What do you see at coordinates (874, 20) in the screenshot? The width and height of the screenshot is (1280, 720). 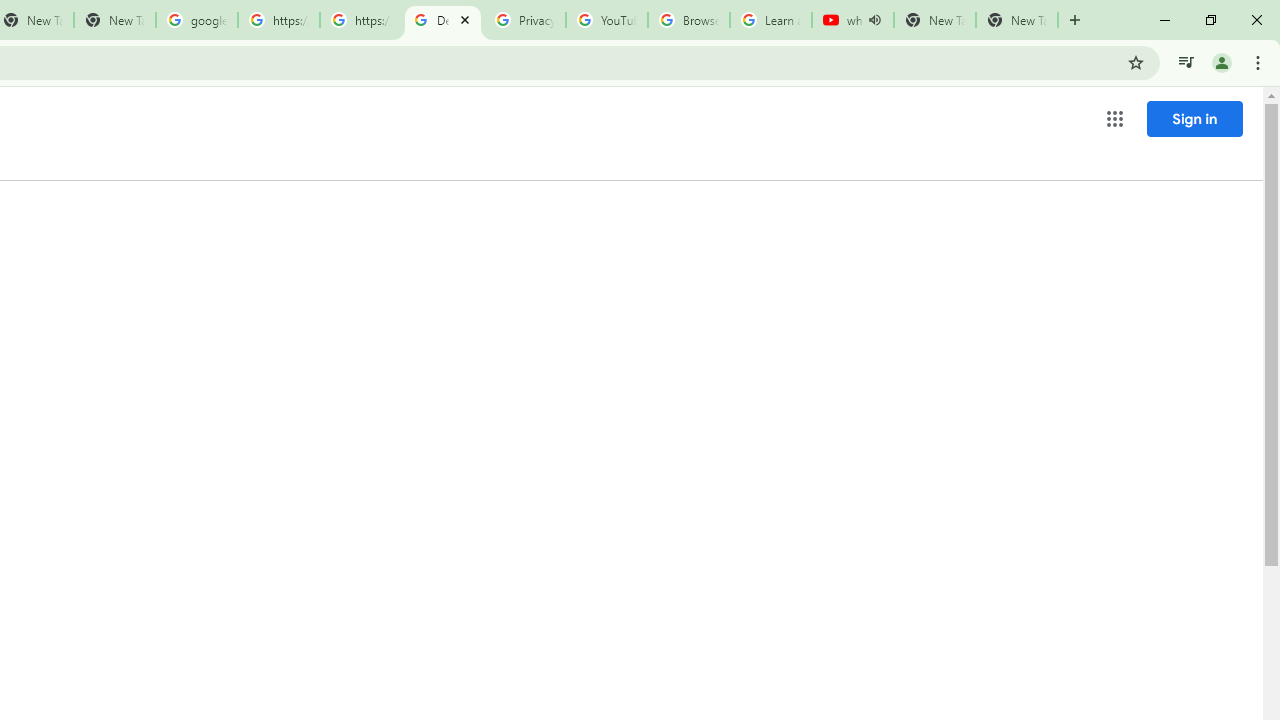 I see `'Mute tab'` at bounding box center [874, 20].